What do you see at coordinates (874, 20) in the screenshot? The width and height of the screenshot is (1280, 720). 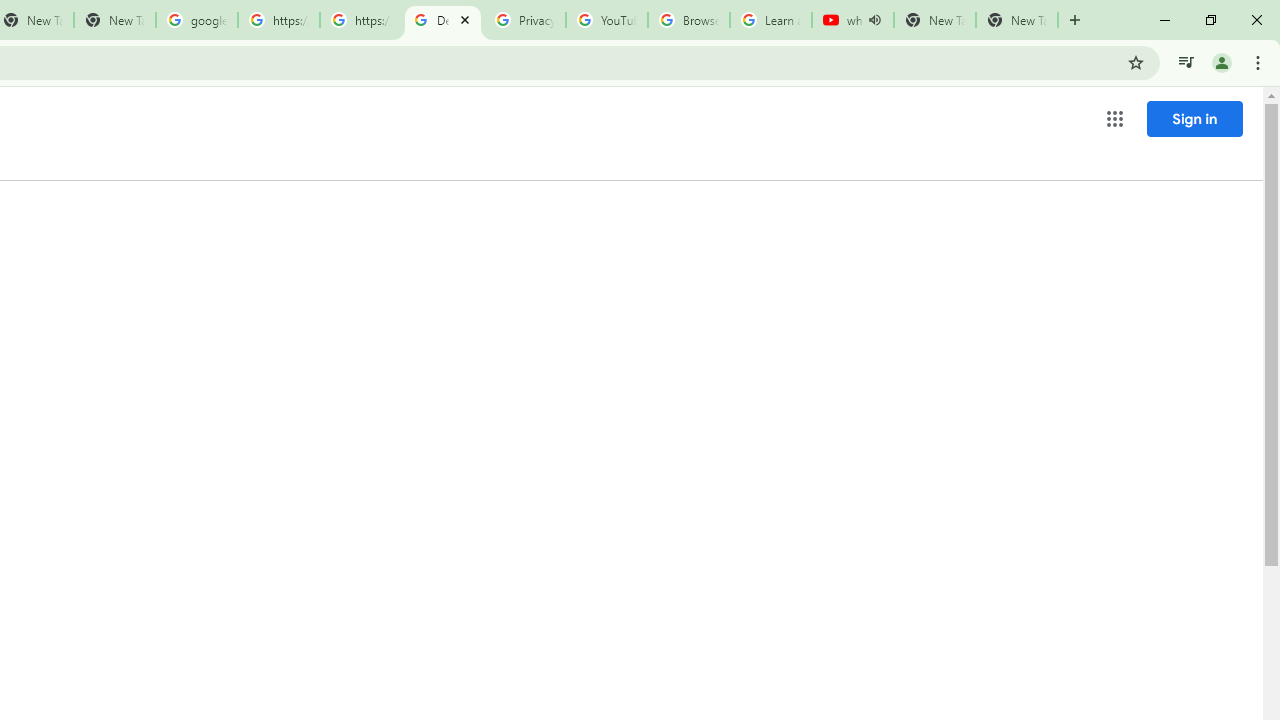 I see `'Mute tab'` at bounding box center [874, 20].